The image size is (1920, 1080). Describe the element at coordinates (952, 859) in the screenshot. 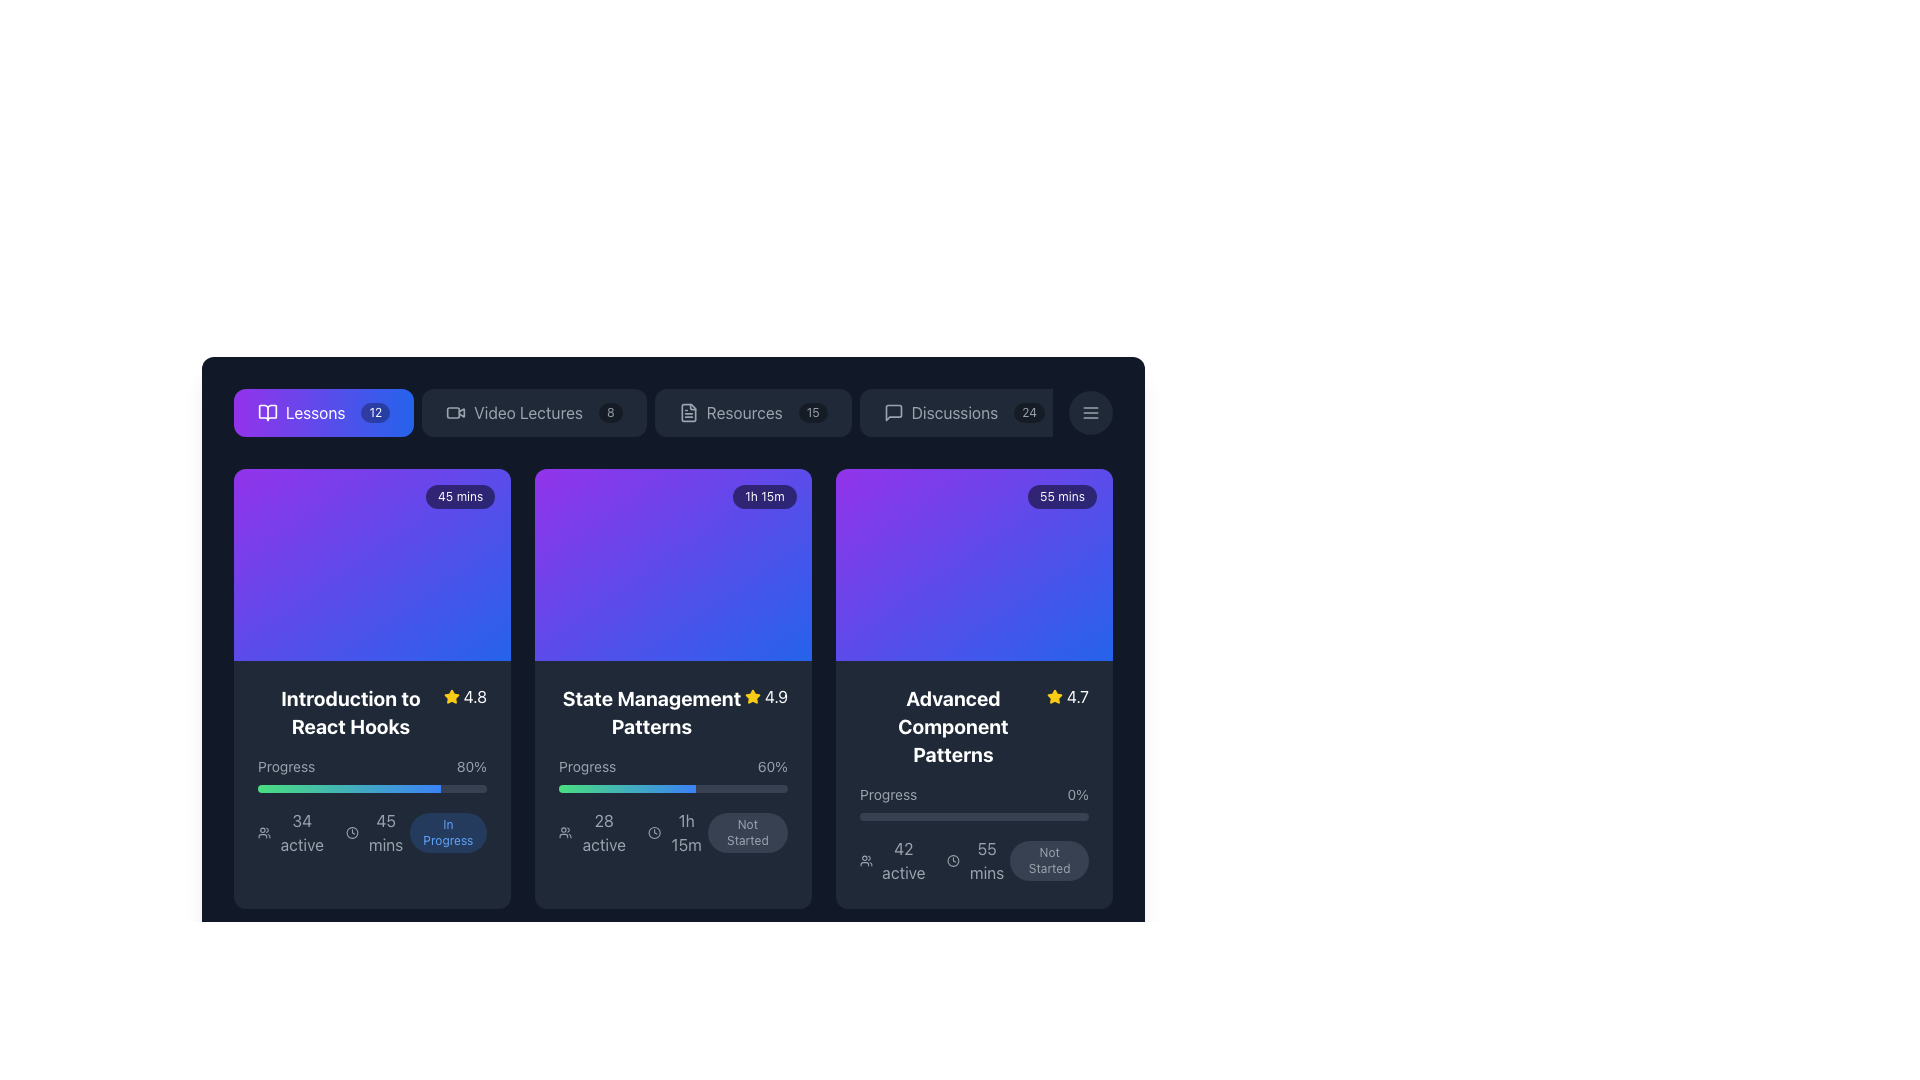

I see `the clock icon located to the left of the '55 mins' text within the 'Advanced Component Patterns' card` at that location.